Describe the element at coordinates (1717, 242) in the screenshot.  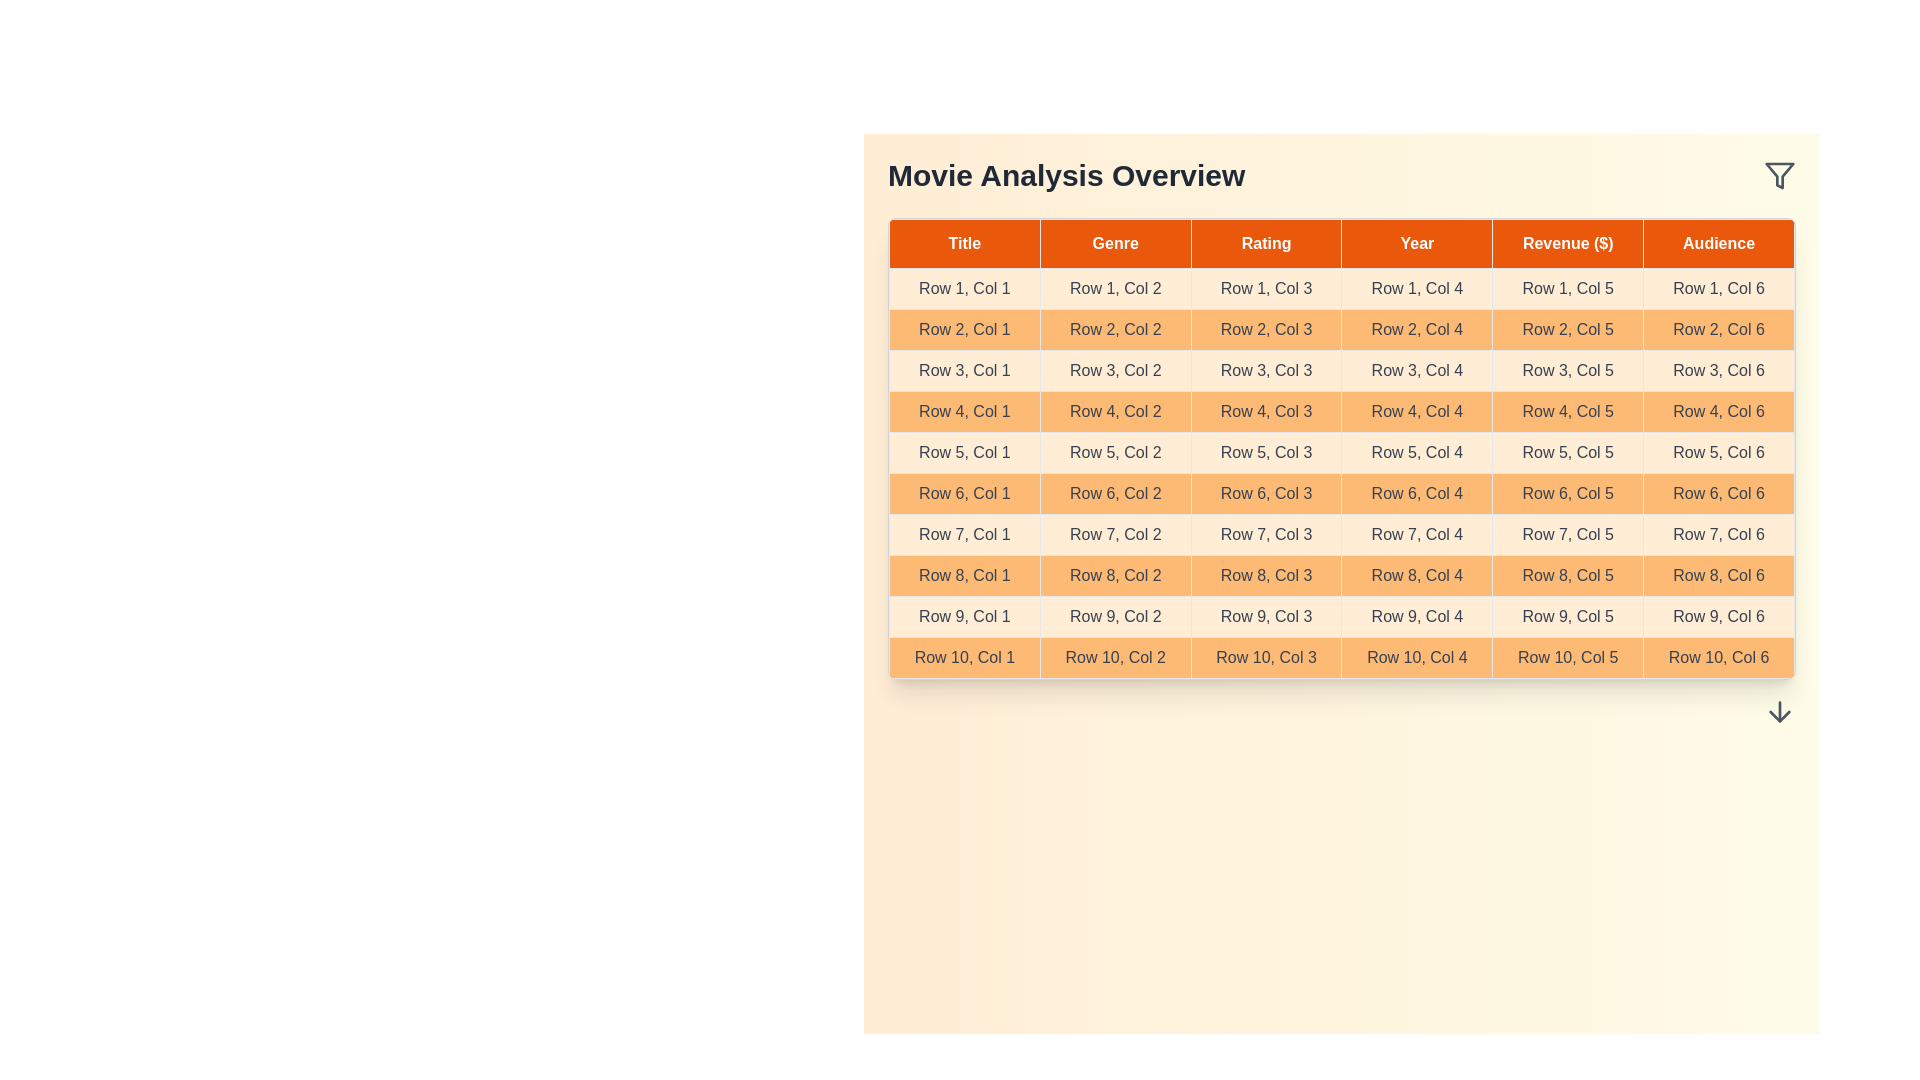
I see `the header cell labeled Audience to sort the column` at that location.